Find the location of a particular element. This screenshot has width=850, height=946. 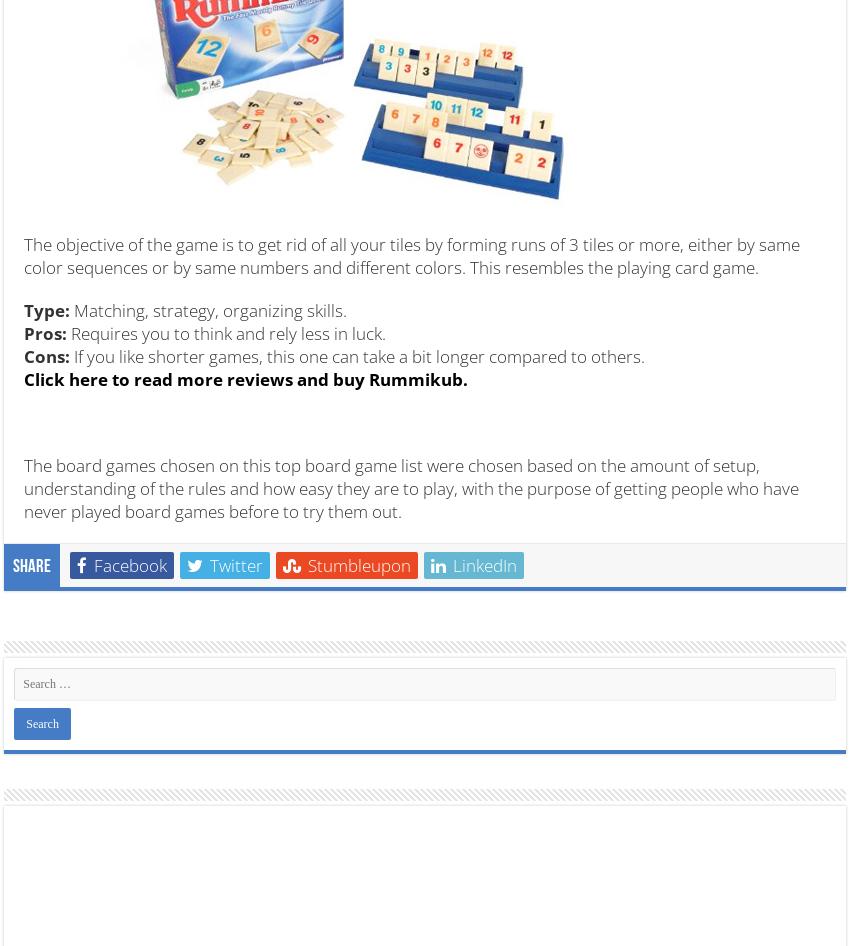

'Pros:' is located at coordinates (22, 332).